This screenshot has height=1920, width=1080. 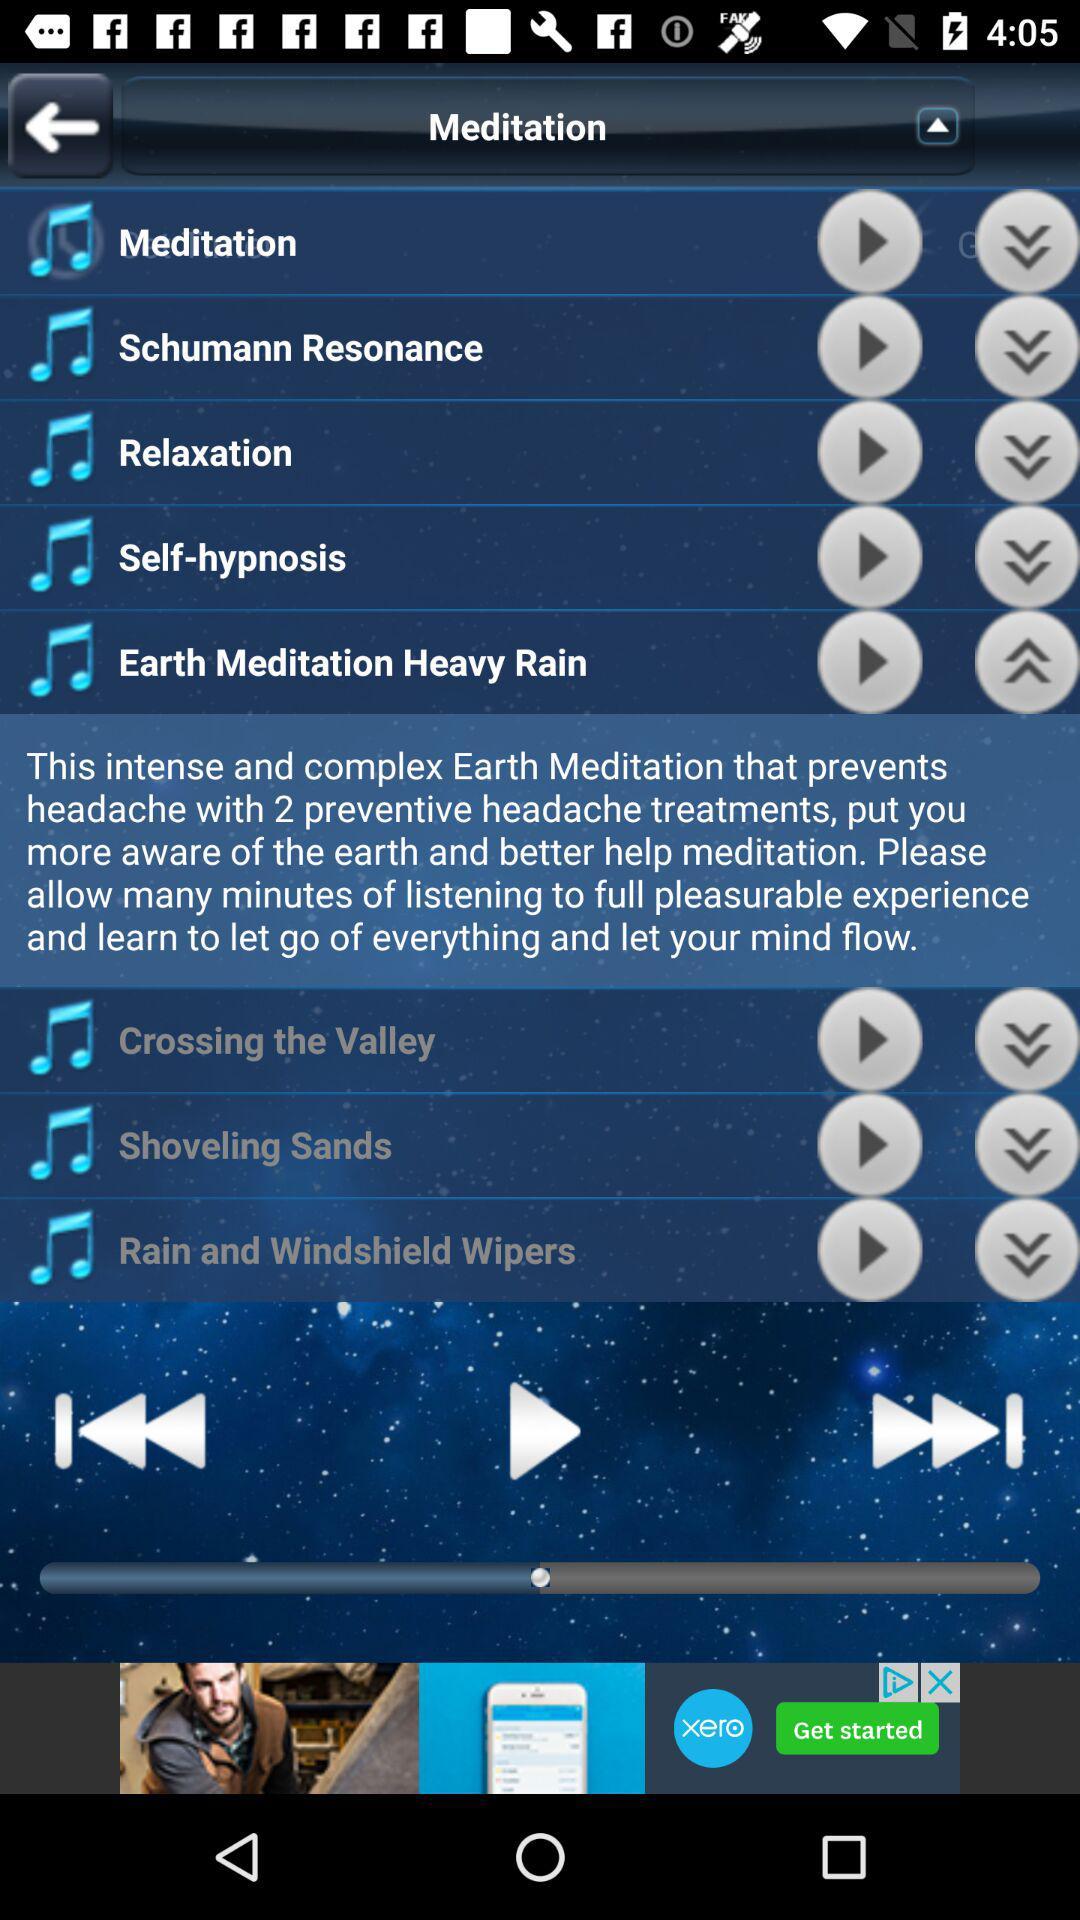 What do you see at coordinates (59, 124) in the screenshot?
I see `previous page` at bounding box center [59, 124].